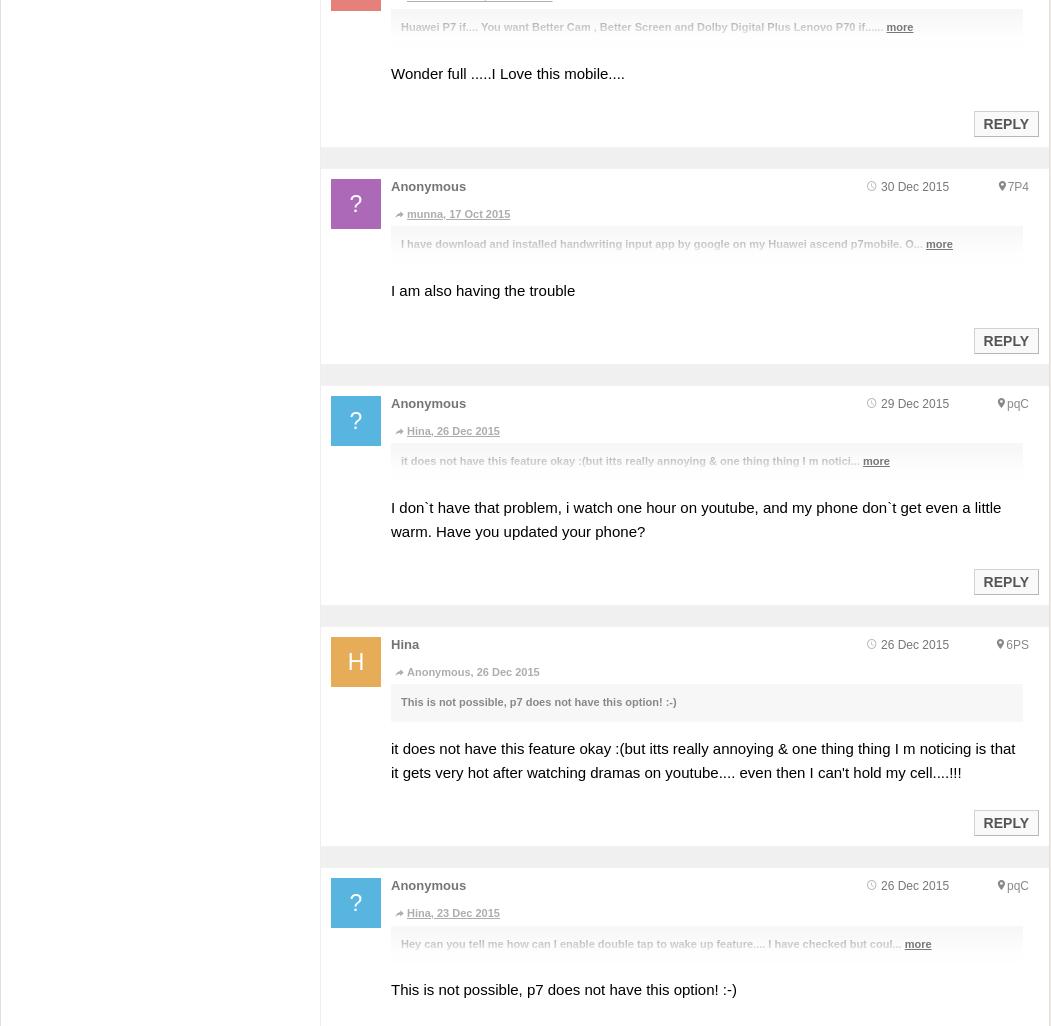 The height and width of the screenshot is (1026, 1051). I want to click on '30 Dec 2015', so click(879, 185).